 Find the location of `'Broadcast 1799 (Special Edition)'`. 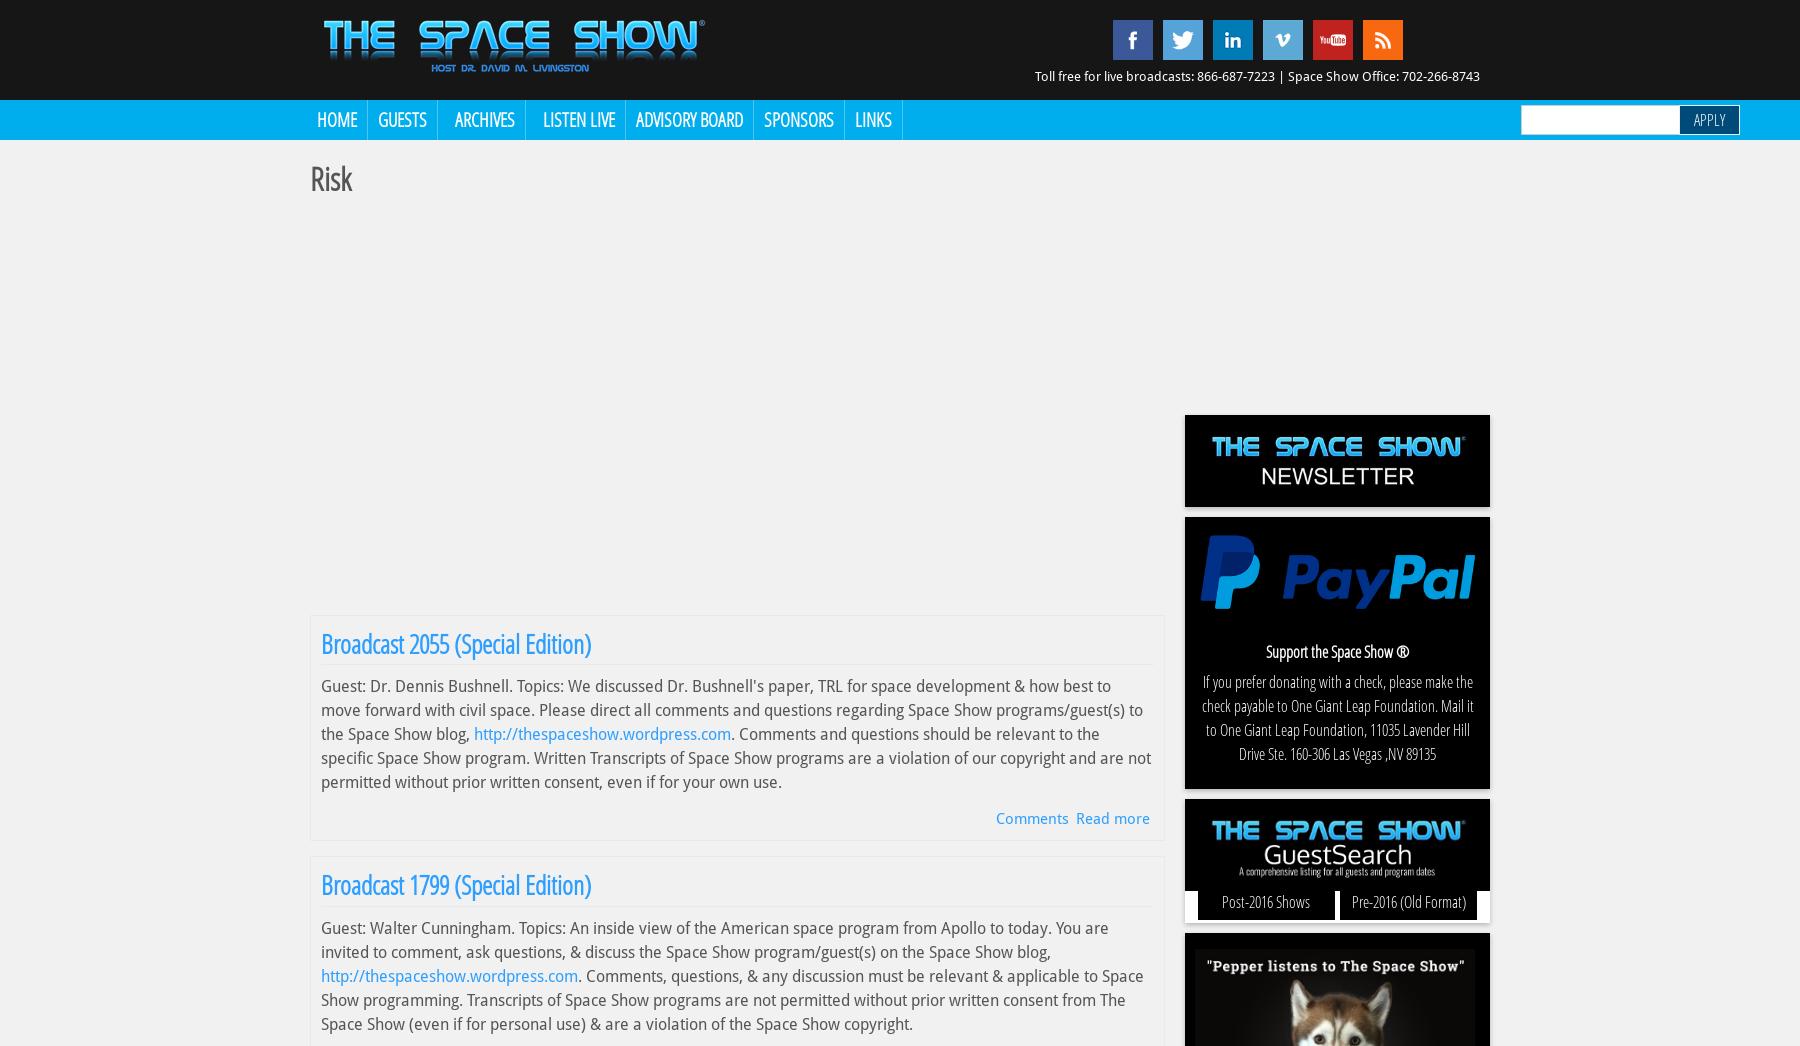

'Broadcast 1799 (Special Edition)' is located at coordinates (454, 884).